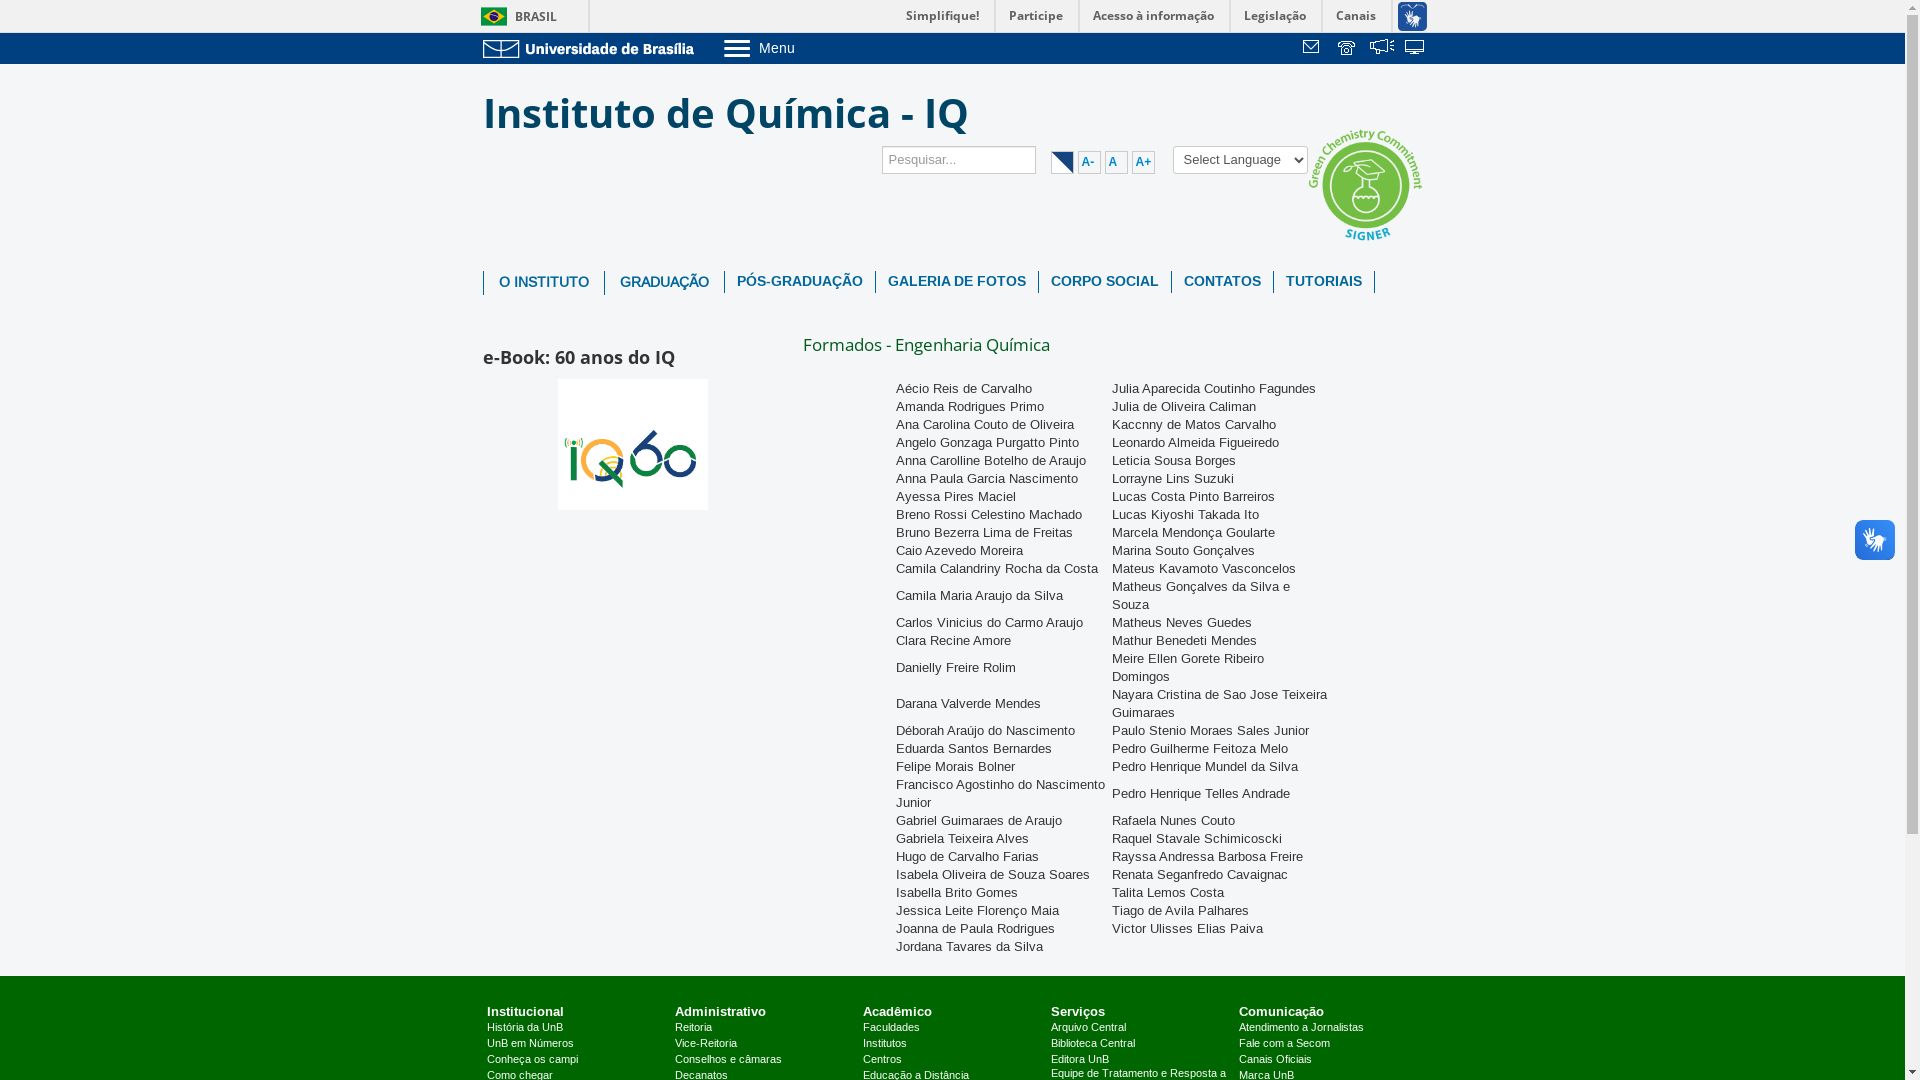  Describe the element at coordinates (1087, 1028) in the screenshot. I see `'Arquivo Central'` at that location.